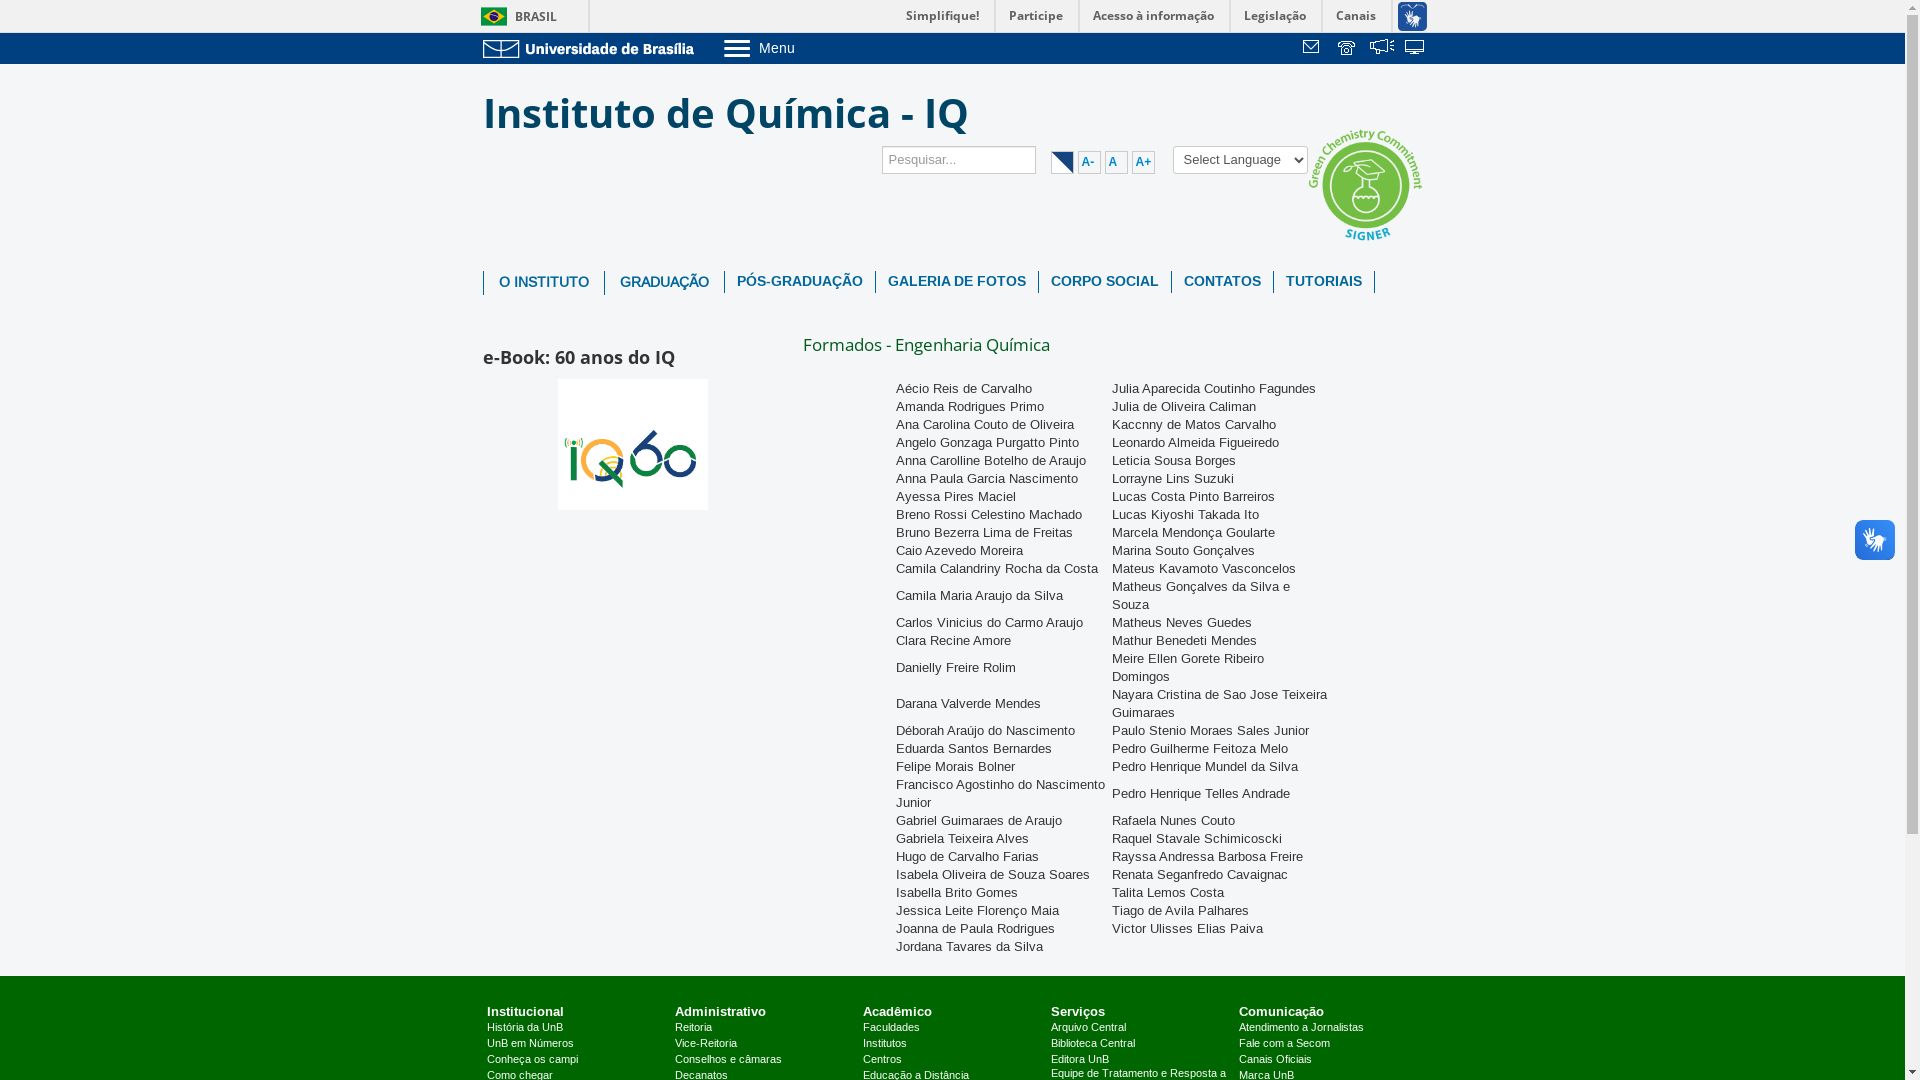  Describe the element at coordinates (1087, 1028) in the screenshot. I see `'Arquivo Central'` at that location.